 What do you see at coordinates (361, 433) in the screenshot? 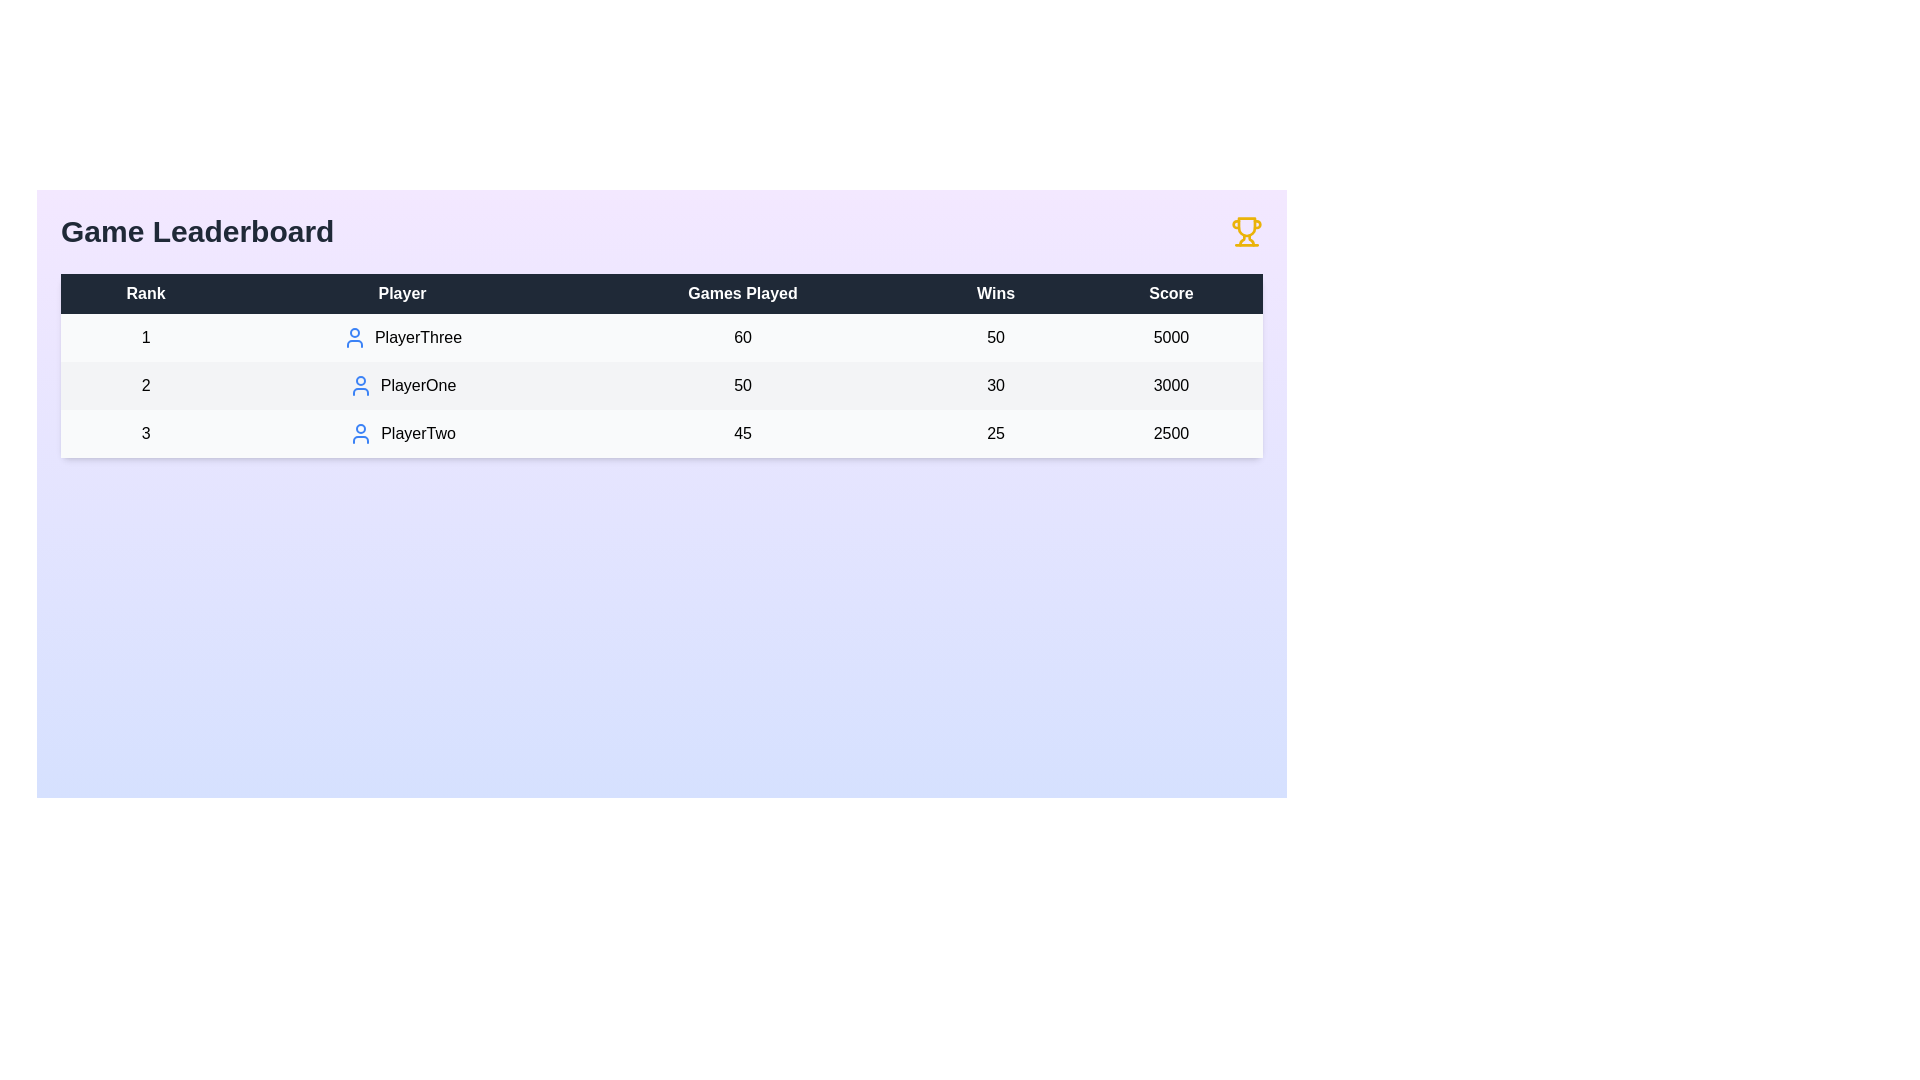
I see `user icon styled with a circular head and body outline in blue, located next to the text 'PlayerTwo' in the third row of the leaderboard table` at bounding box center [361, 433].